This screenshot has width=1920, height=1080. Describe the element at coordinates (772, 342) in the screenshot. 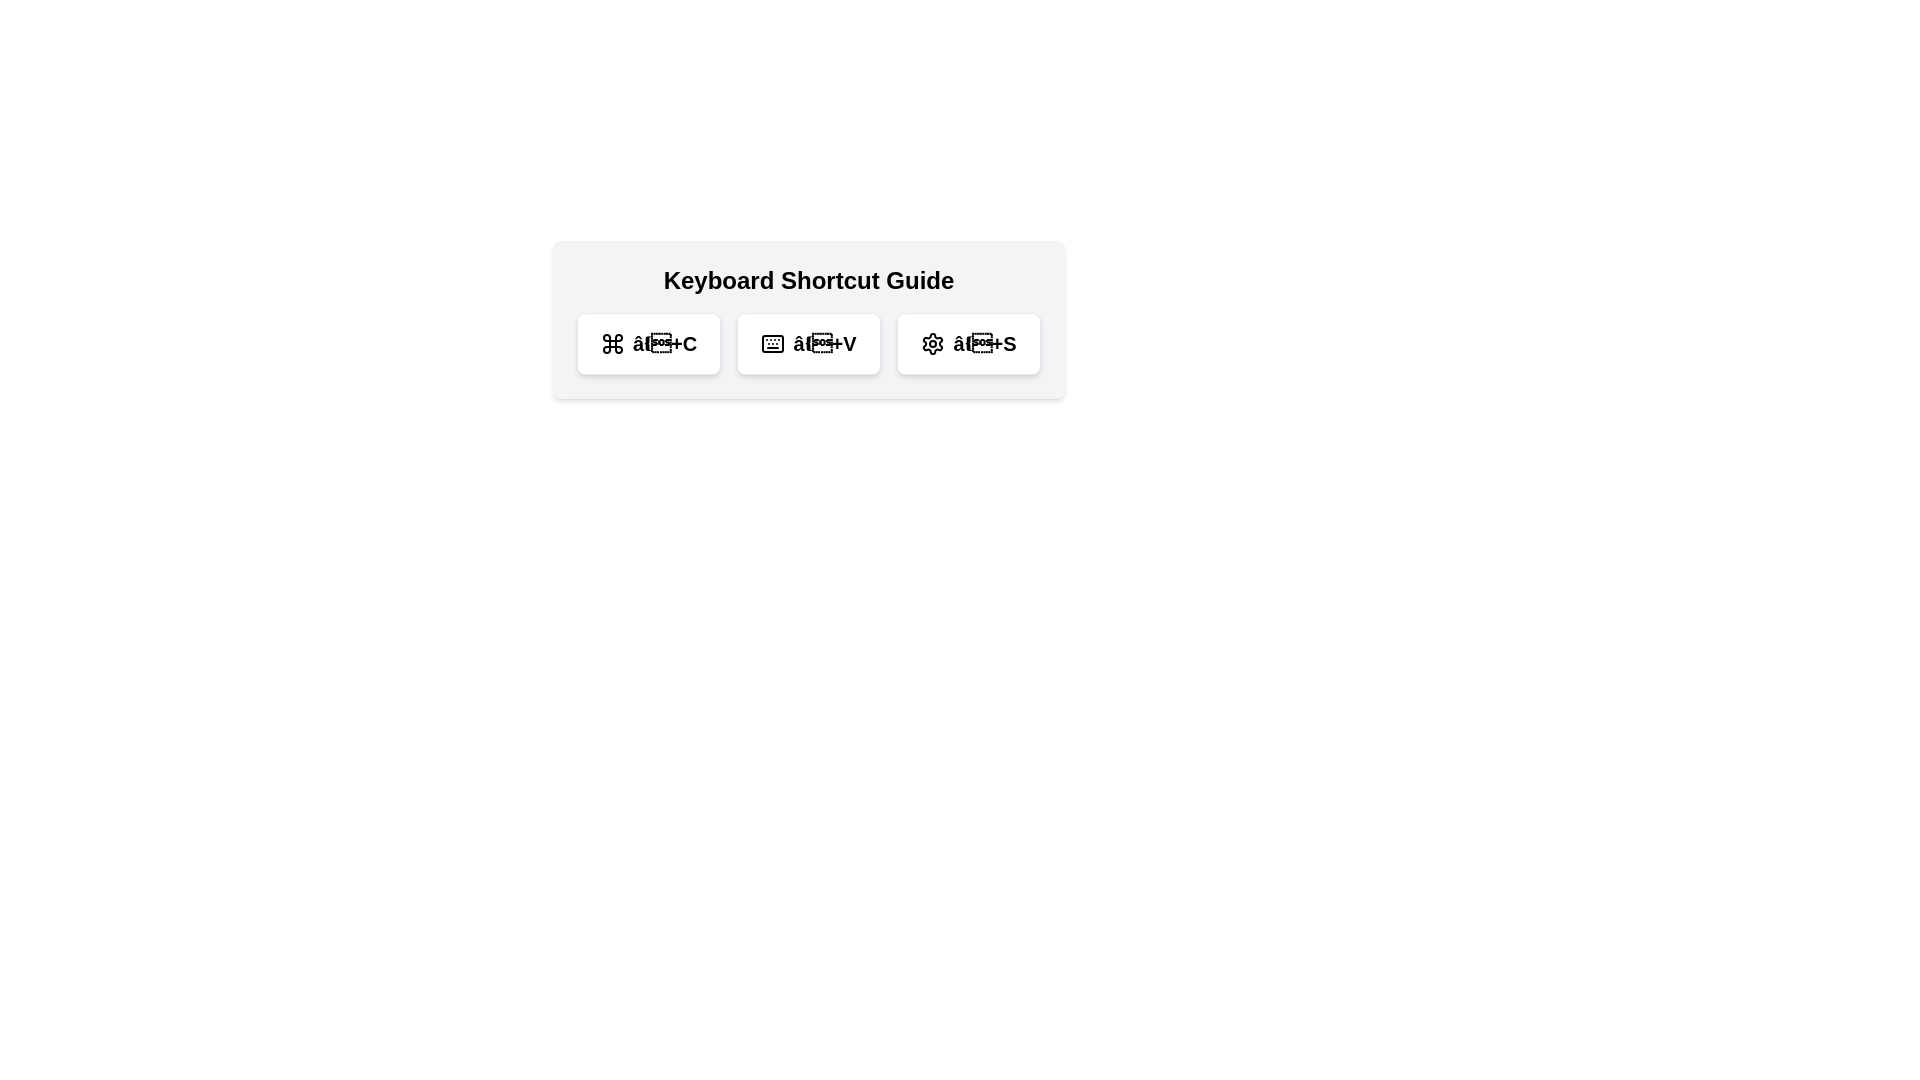

I see `the Icon Button, which is a black rectangular component with rounded edges, located under the 'Keyboard Shortcut Guide' title and positioned as the second icon from the left` at that location.